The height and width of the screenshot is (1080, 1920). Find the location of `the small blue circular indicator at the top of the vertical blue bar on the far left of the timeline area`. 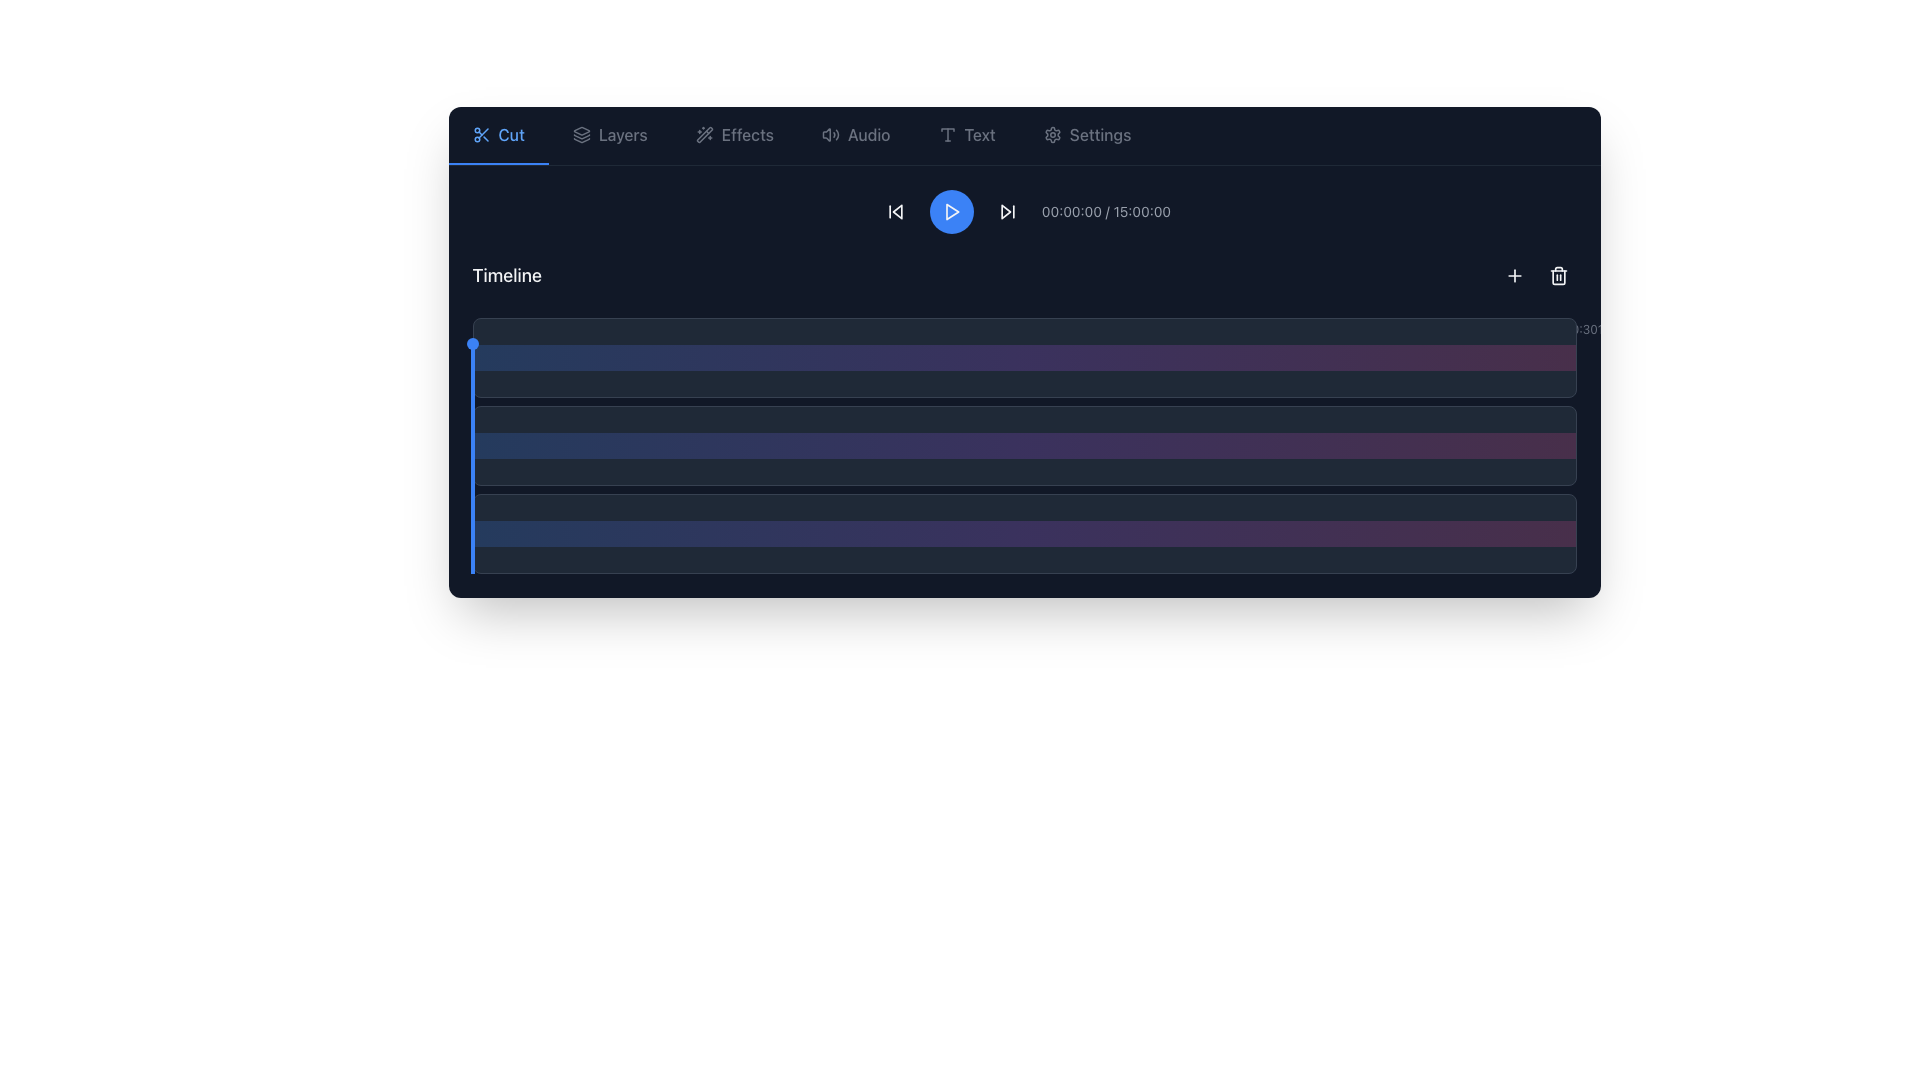

the small blue circular indicator at the top of the vertical blue bar on the far left of the timeline area is located at coordinates (471, 342).